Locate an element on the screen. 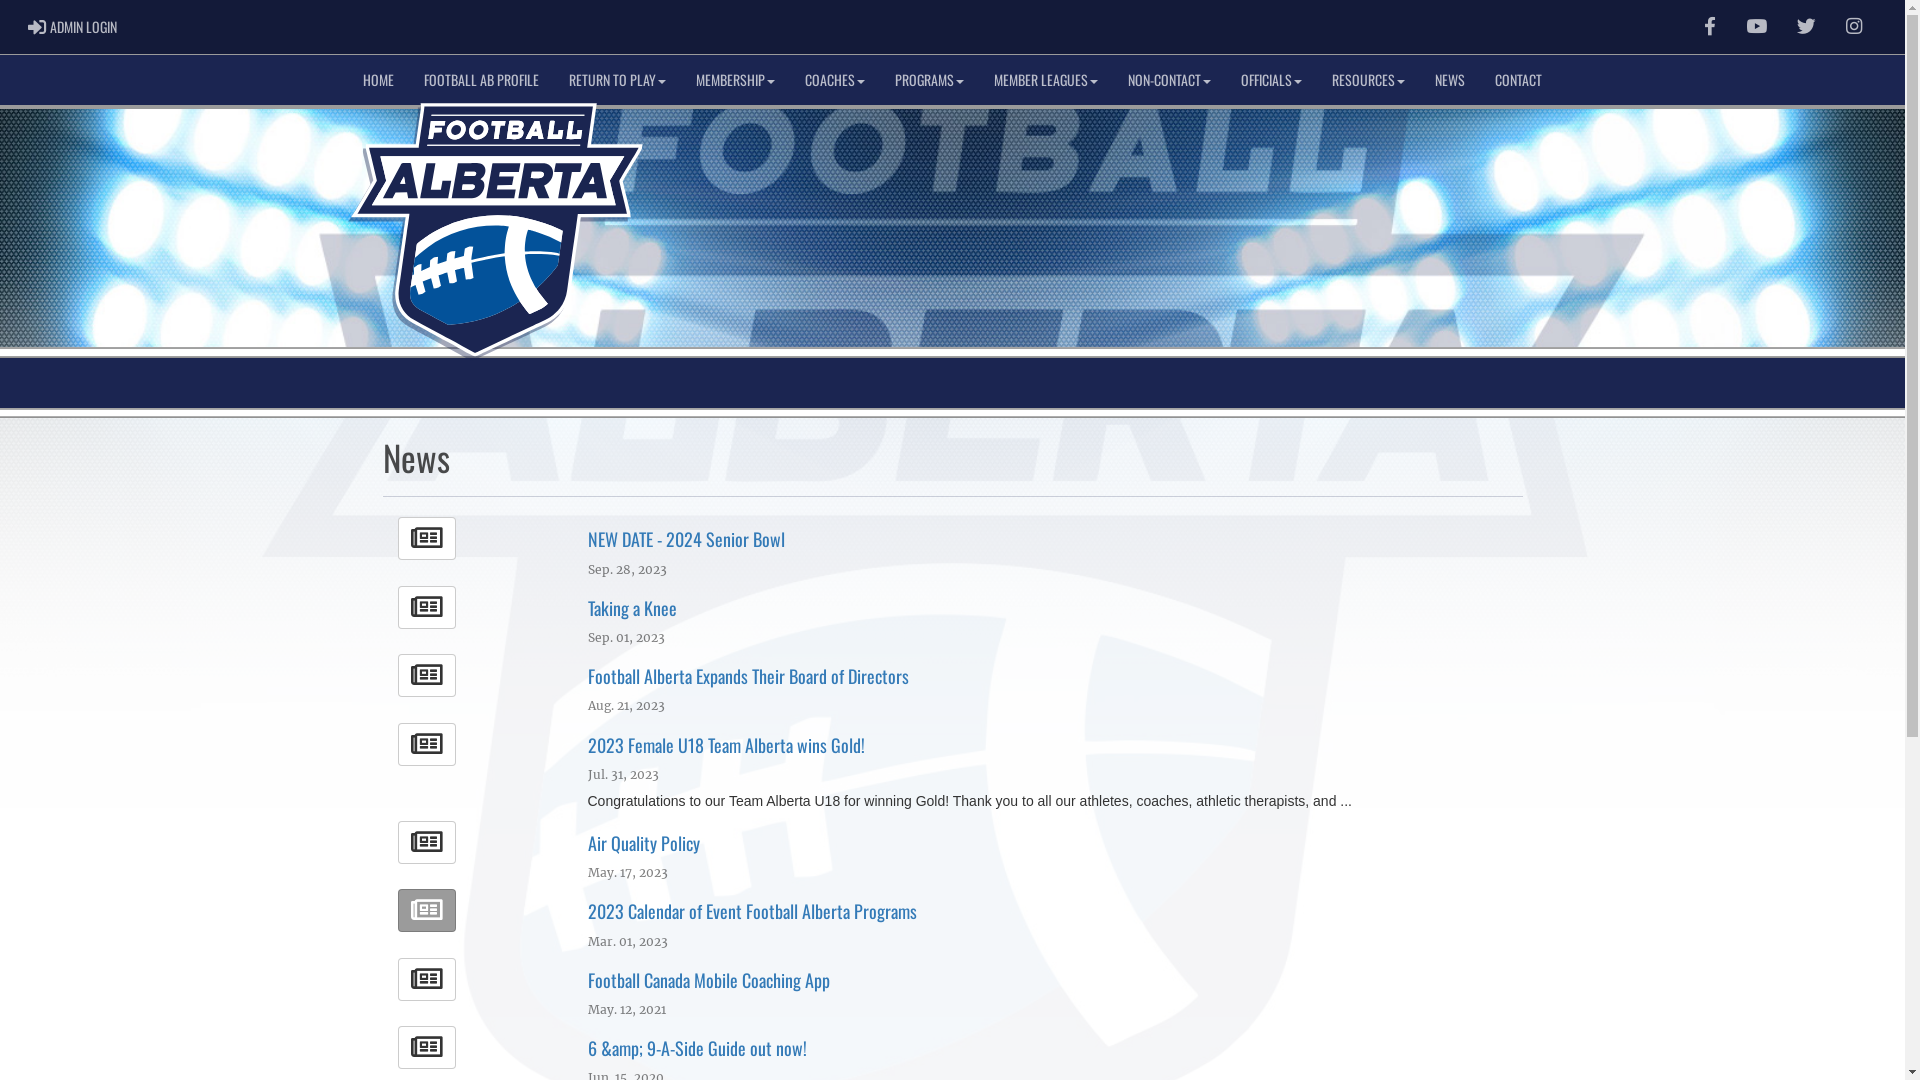 This screenshot has width=1920, height=1080. 'FOOTBALL AB PROFILE' is located at coordinates (481, 79).